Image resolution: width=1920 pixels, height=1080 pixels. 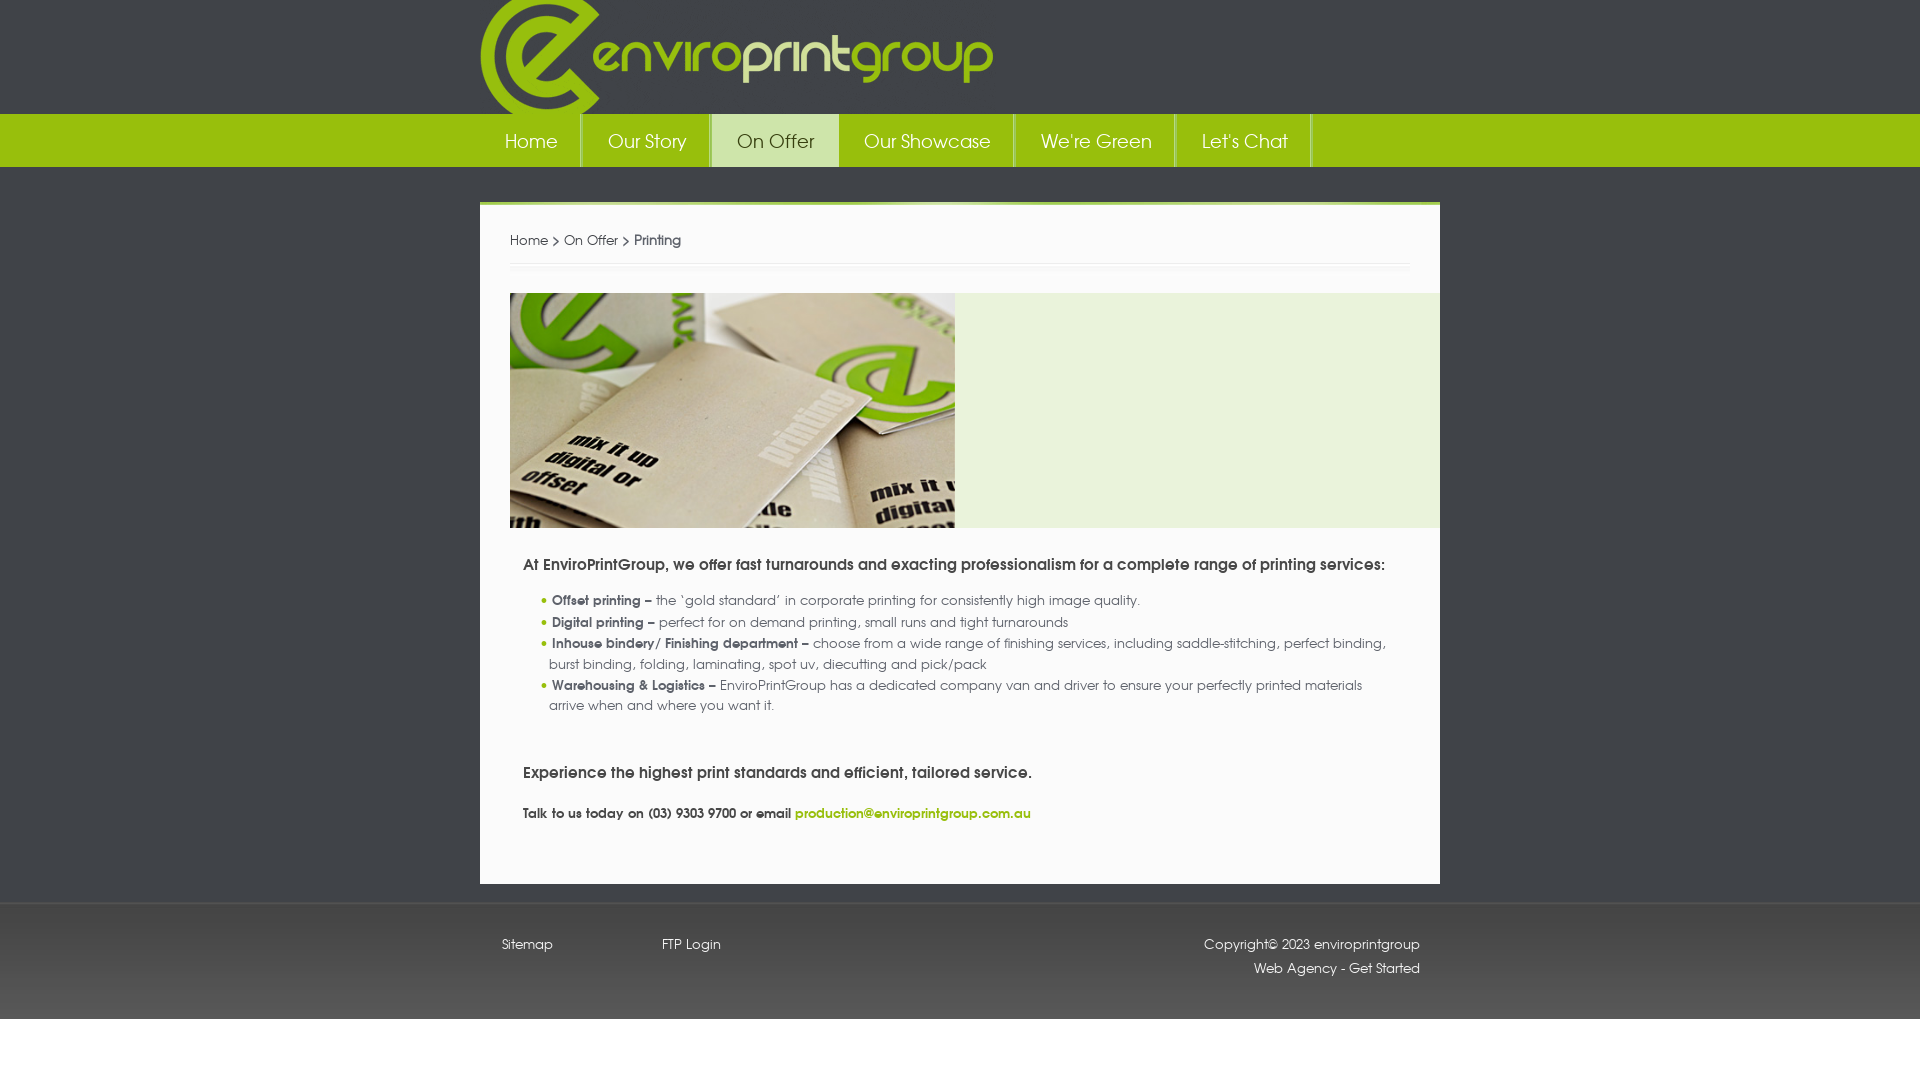 I want to click on 'Home', so click(x=531, y=139).